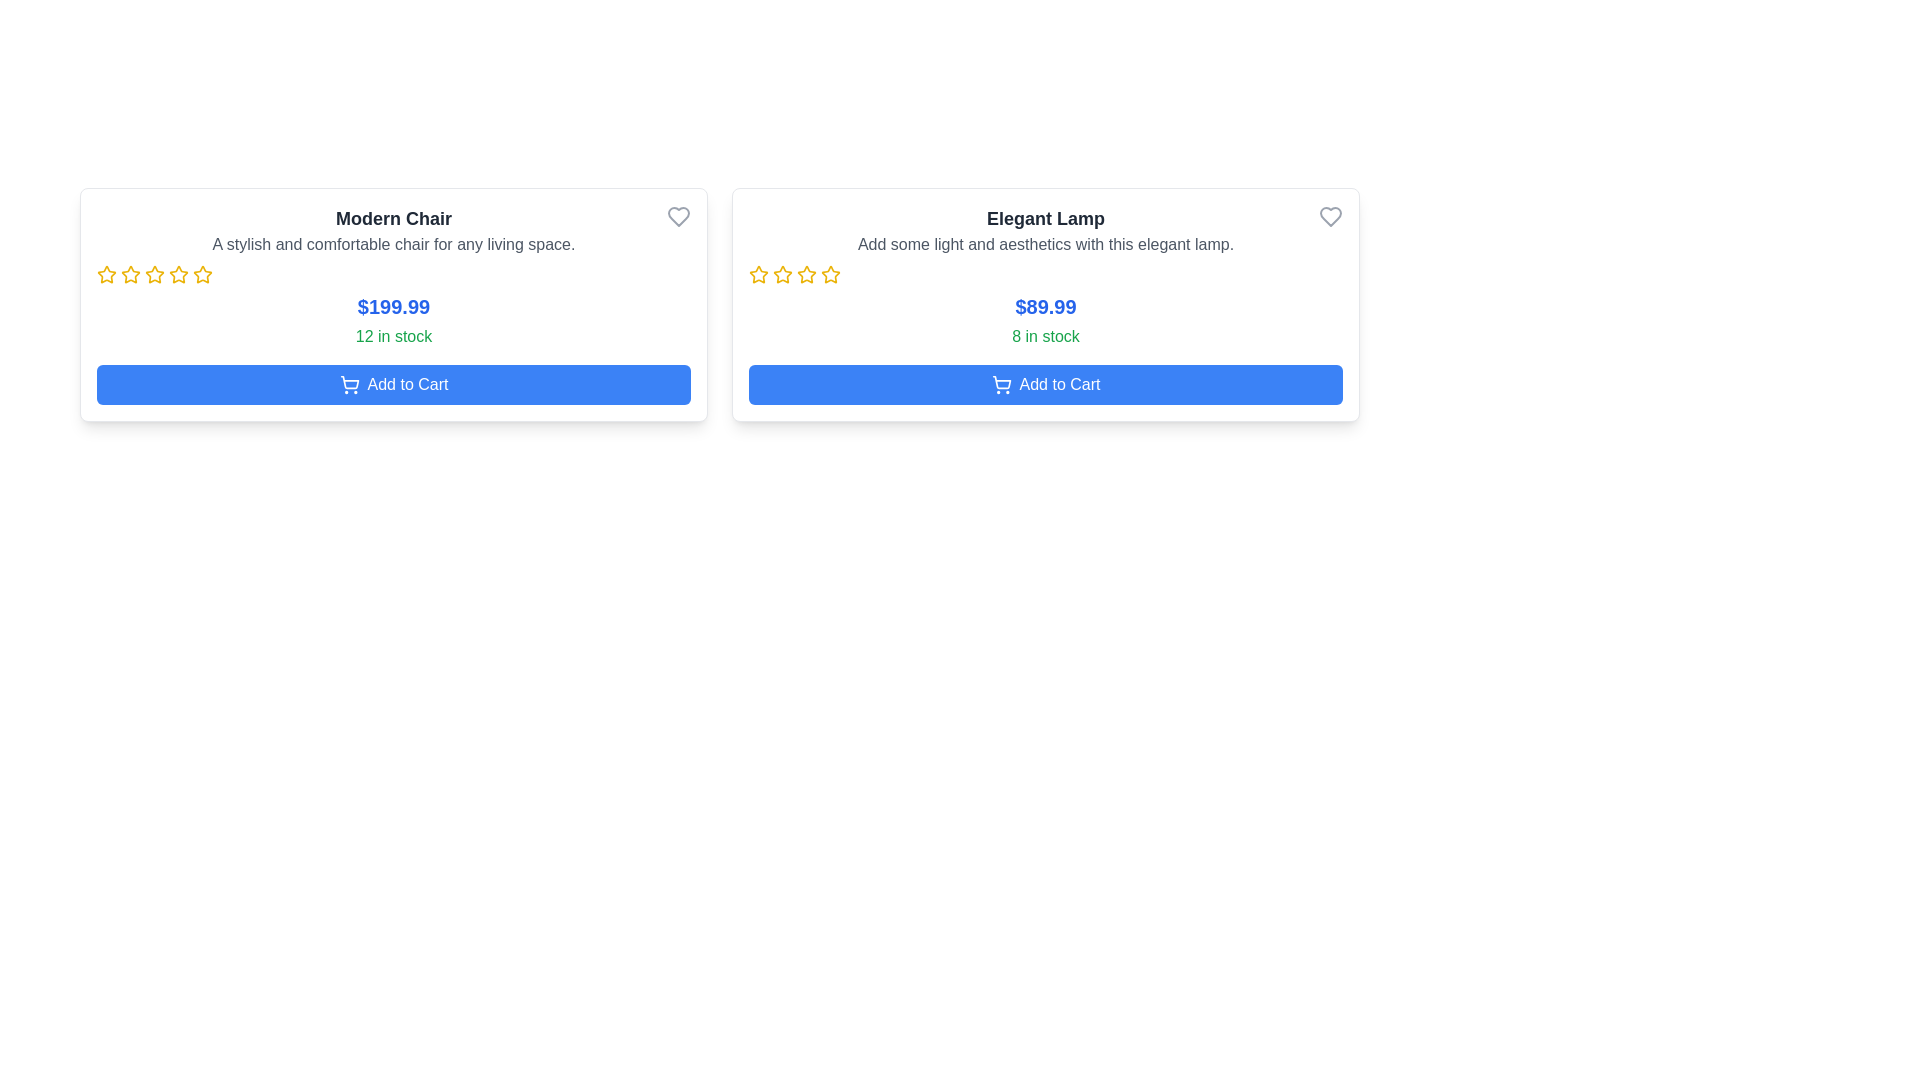  I want to click on the first yellow star in the rating system below the title 'Modern Chair', so click(105, 274).